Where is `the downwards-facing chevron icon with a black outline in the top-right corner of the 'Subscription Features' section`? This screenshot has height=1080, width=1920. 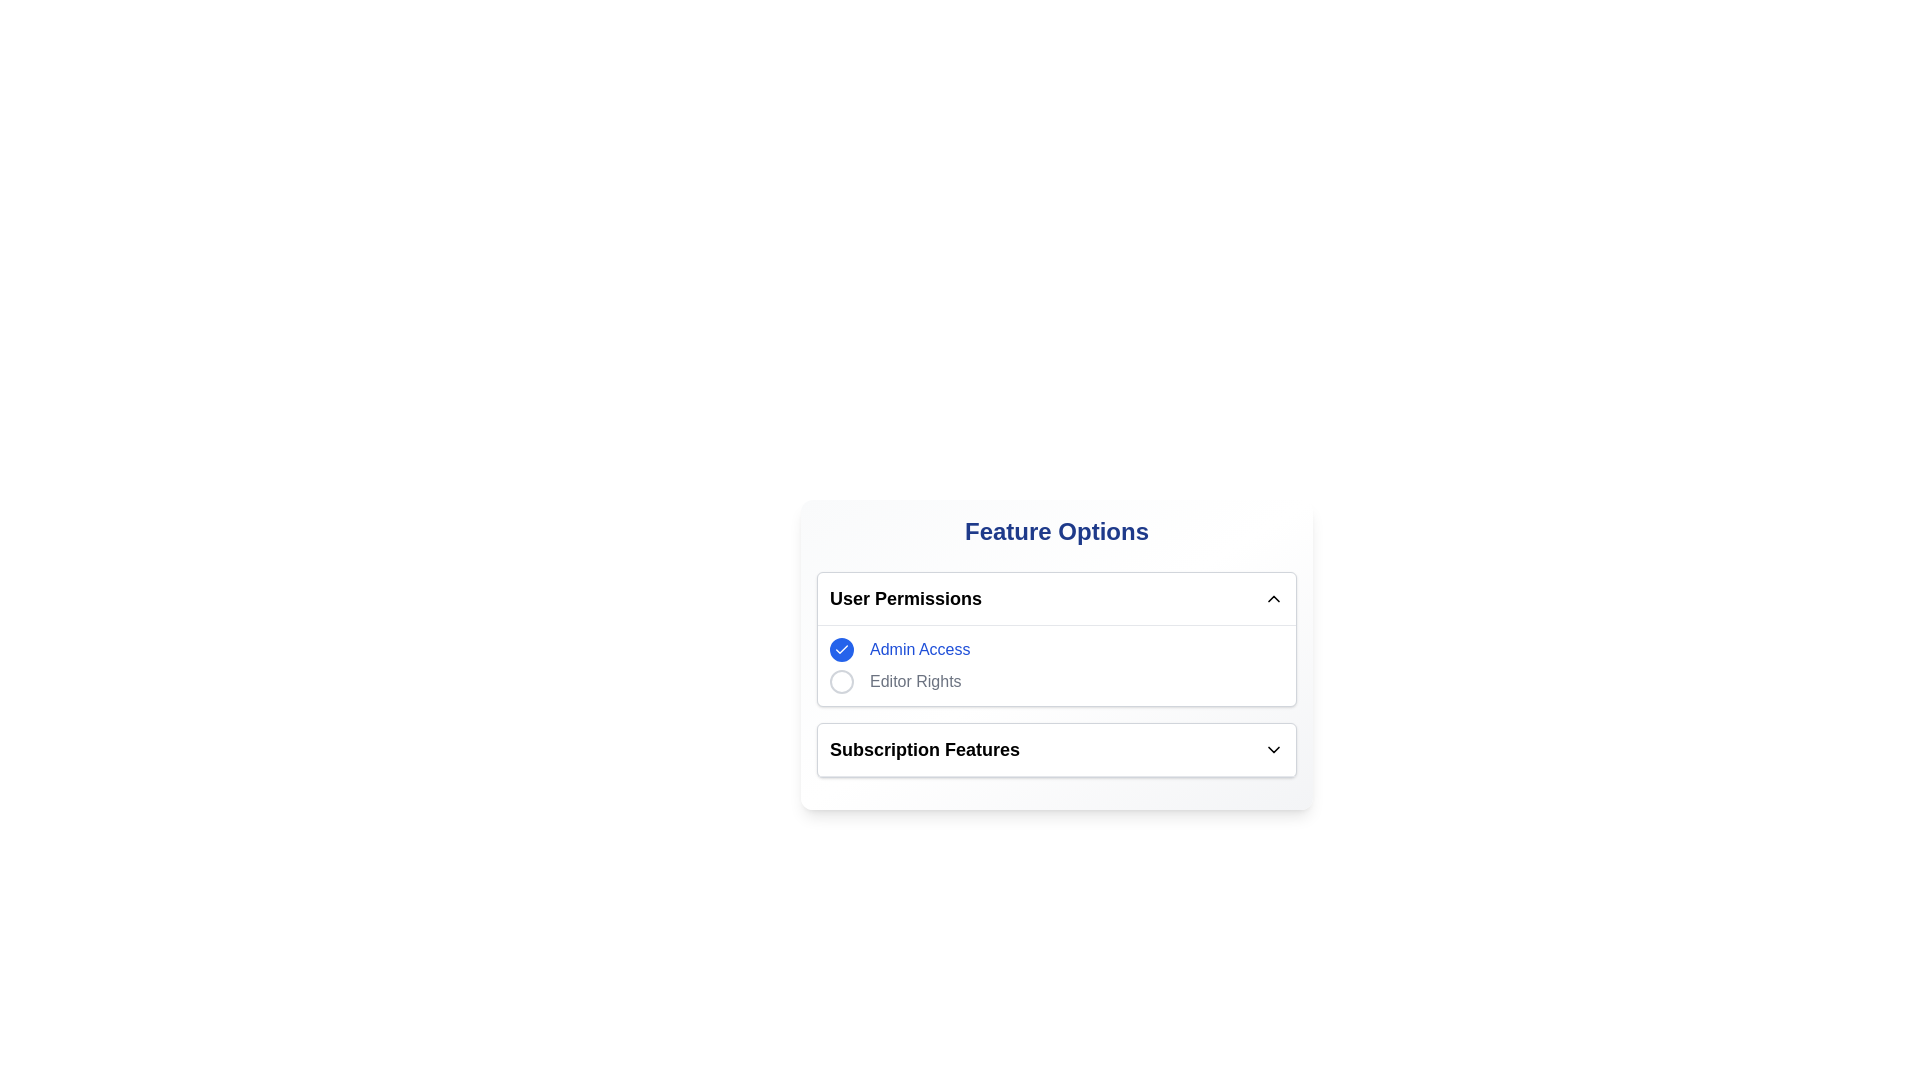 the downwards-facing chevron icon with a black outline in the top-right corner of the 'Subscription Features' section is located at coordinates (1272, 749).